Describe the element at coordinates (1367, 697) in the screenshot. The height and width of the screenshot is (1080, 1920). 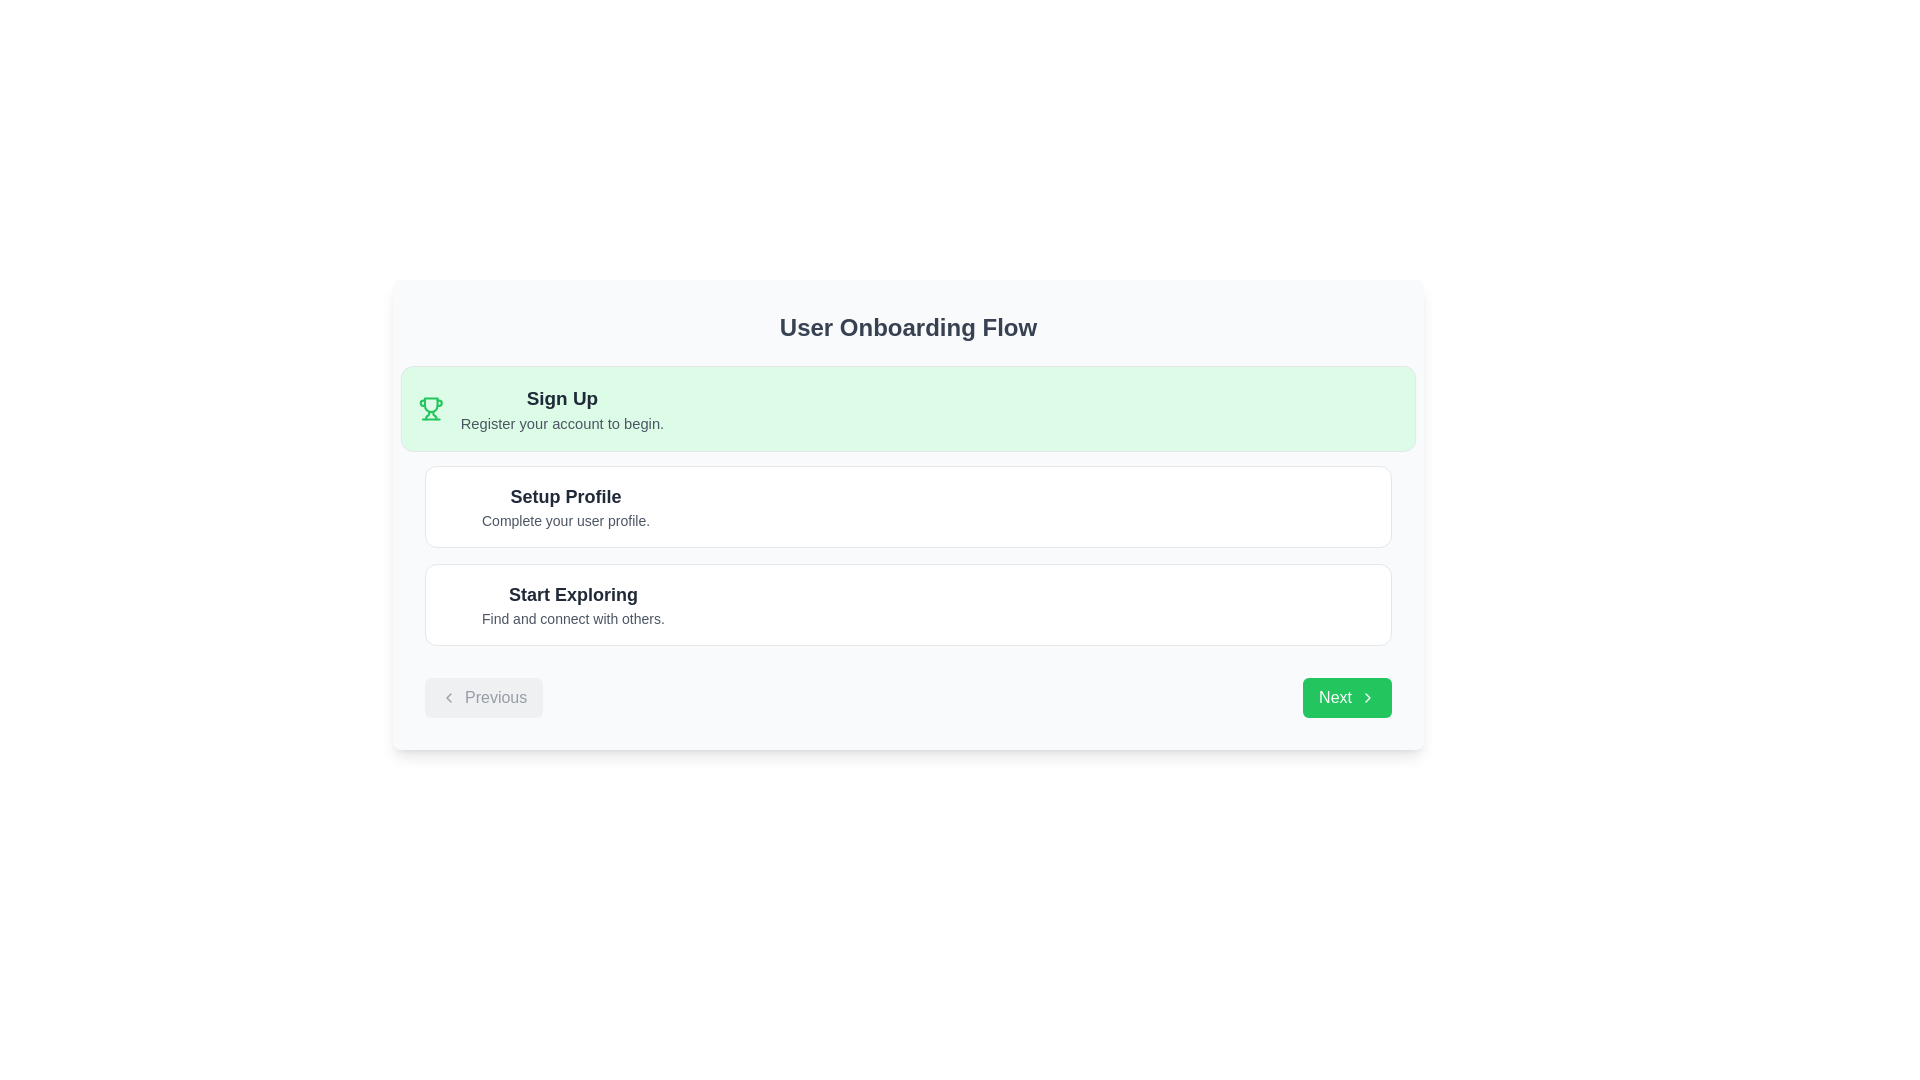
I see `the forward navigation icon located within the 'Next' button in the bottom-right corner of the user interface` at that location.